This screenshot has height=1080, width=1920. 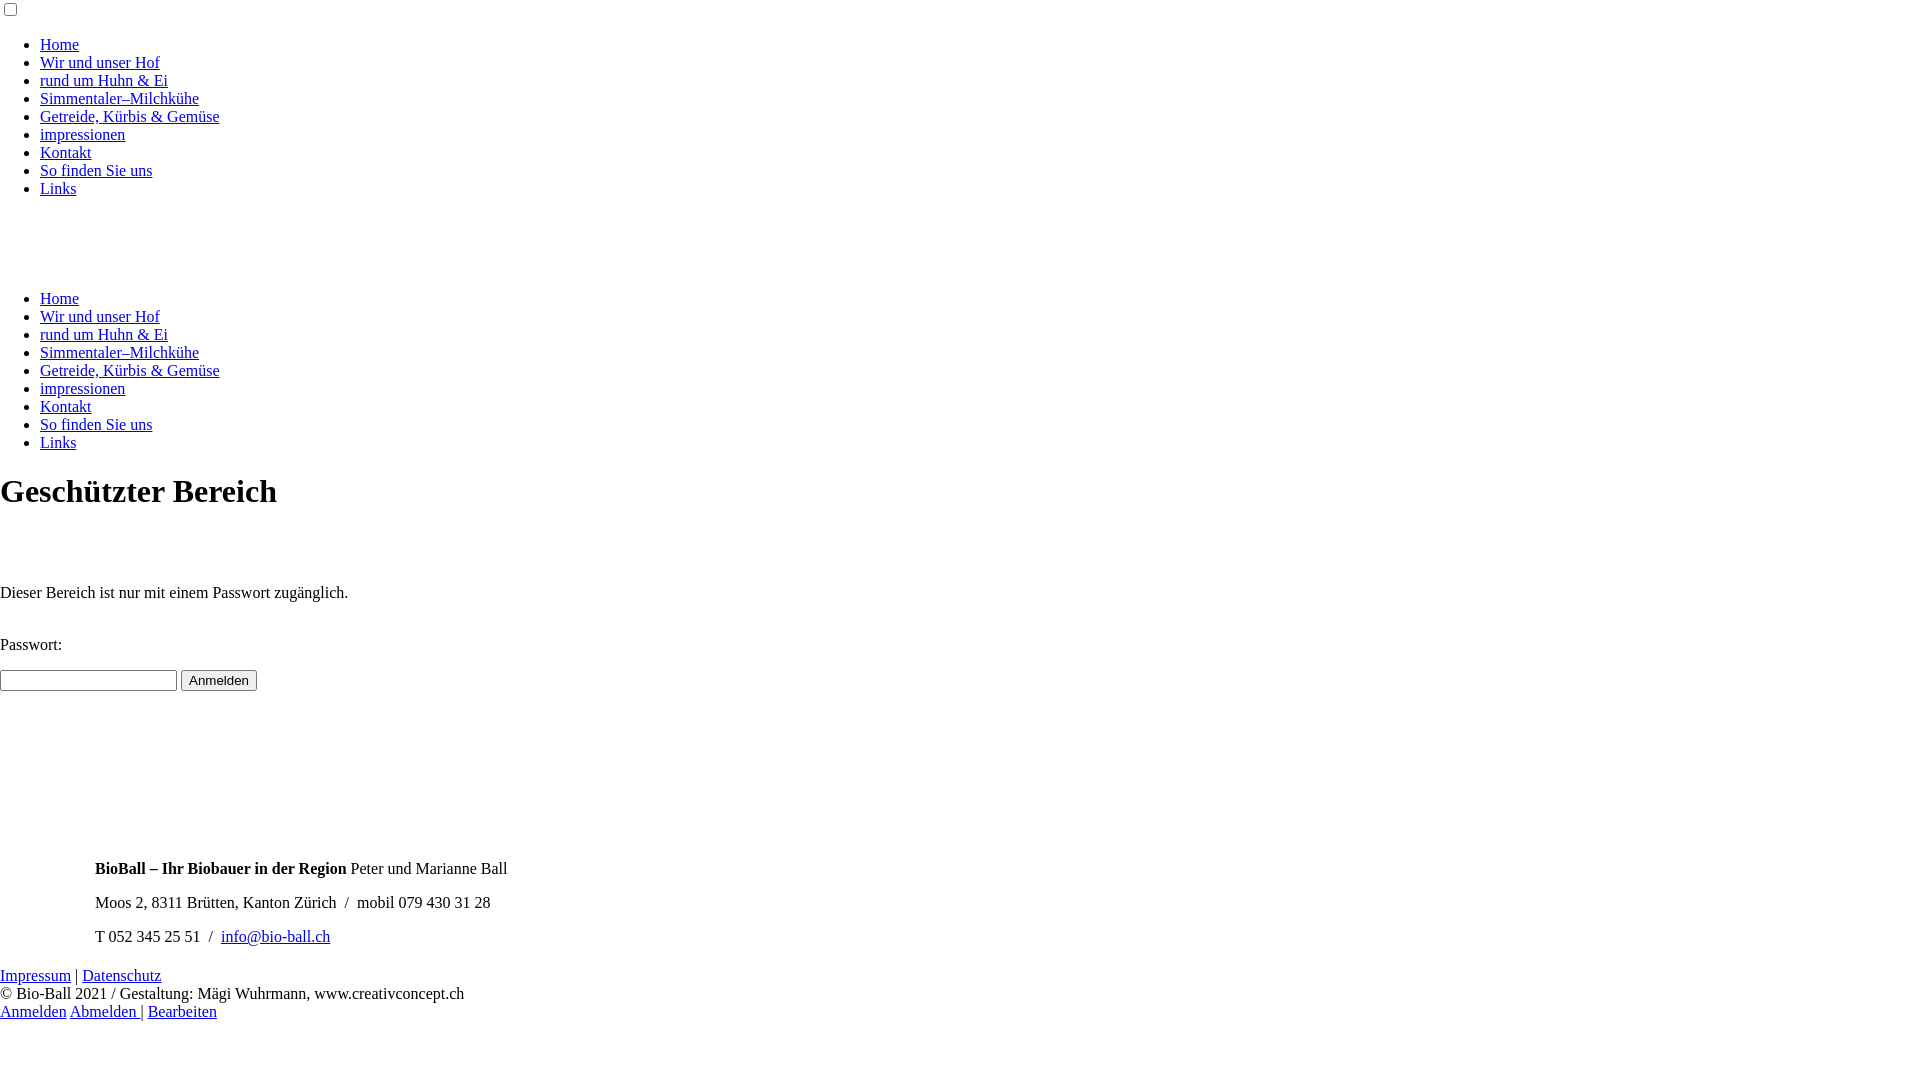 I want to click on 'rund um Huhn & Ei', so click(x=103, y=79).